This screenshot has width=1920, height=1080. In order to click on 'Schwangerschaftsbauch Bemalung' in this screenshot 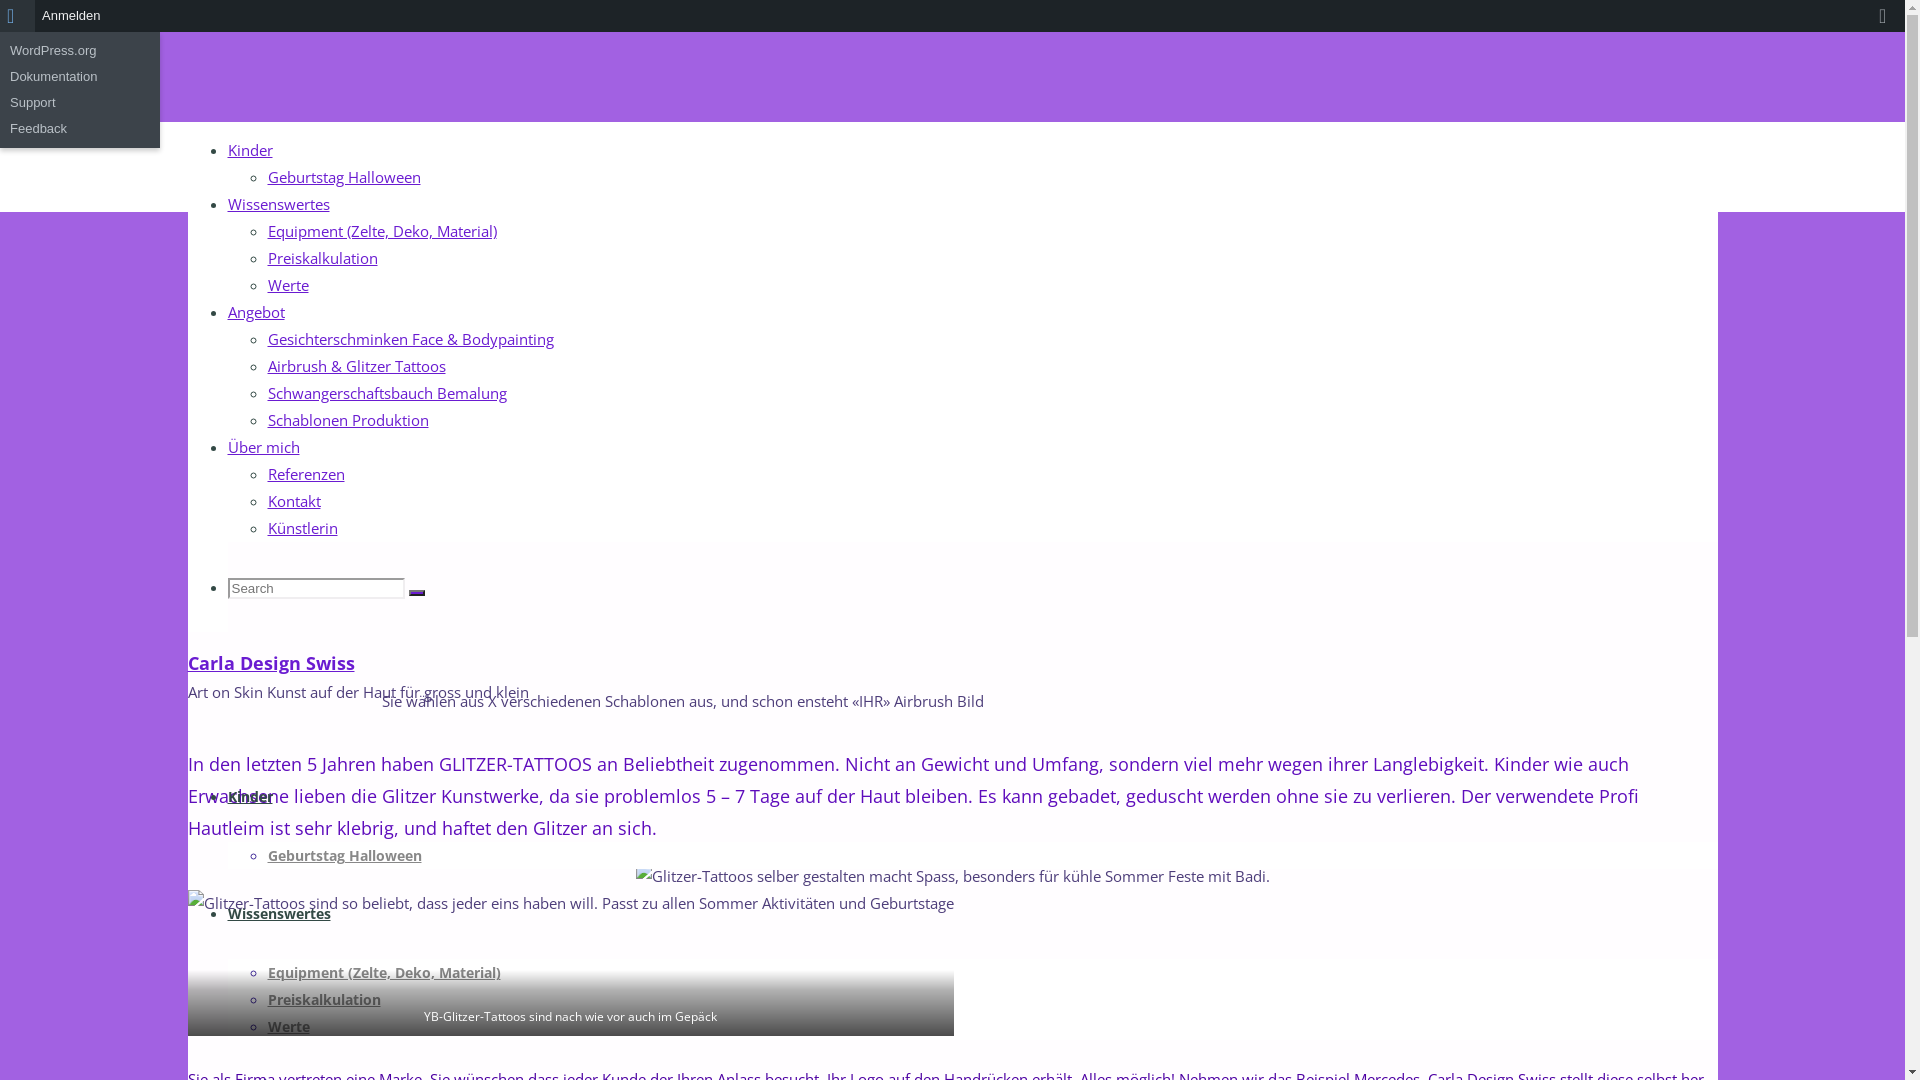, I will do `click(267, 393)`.